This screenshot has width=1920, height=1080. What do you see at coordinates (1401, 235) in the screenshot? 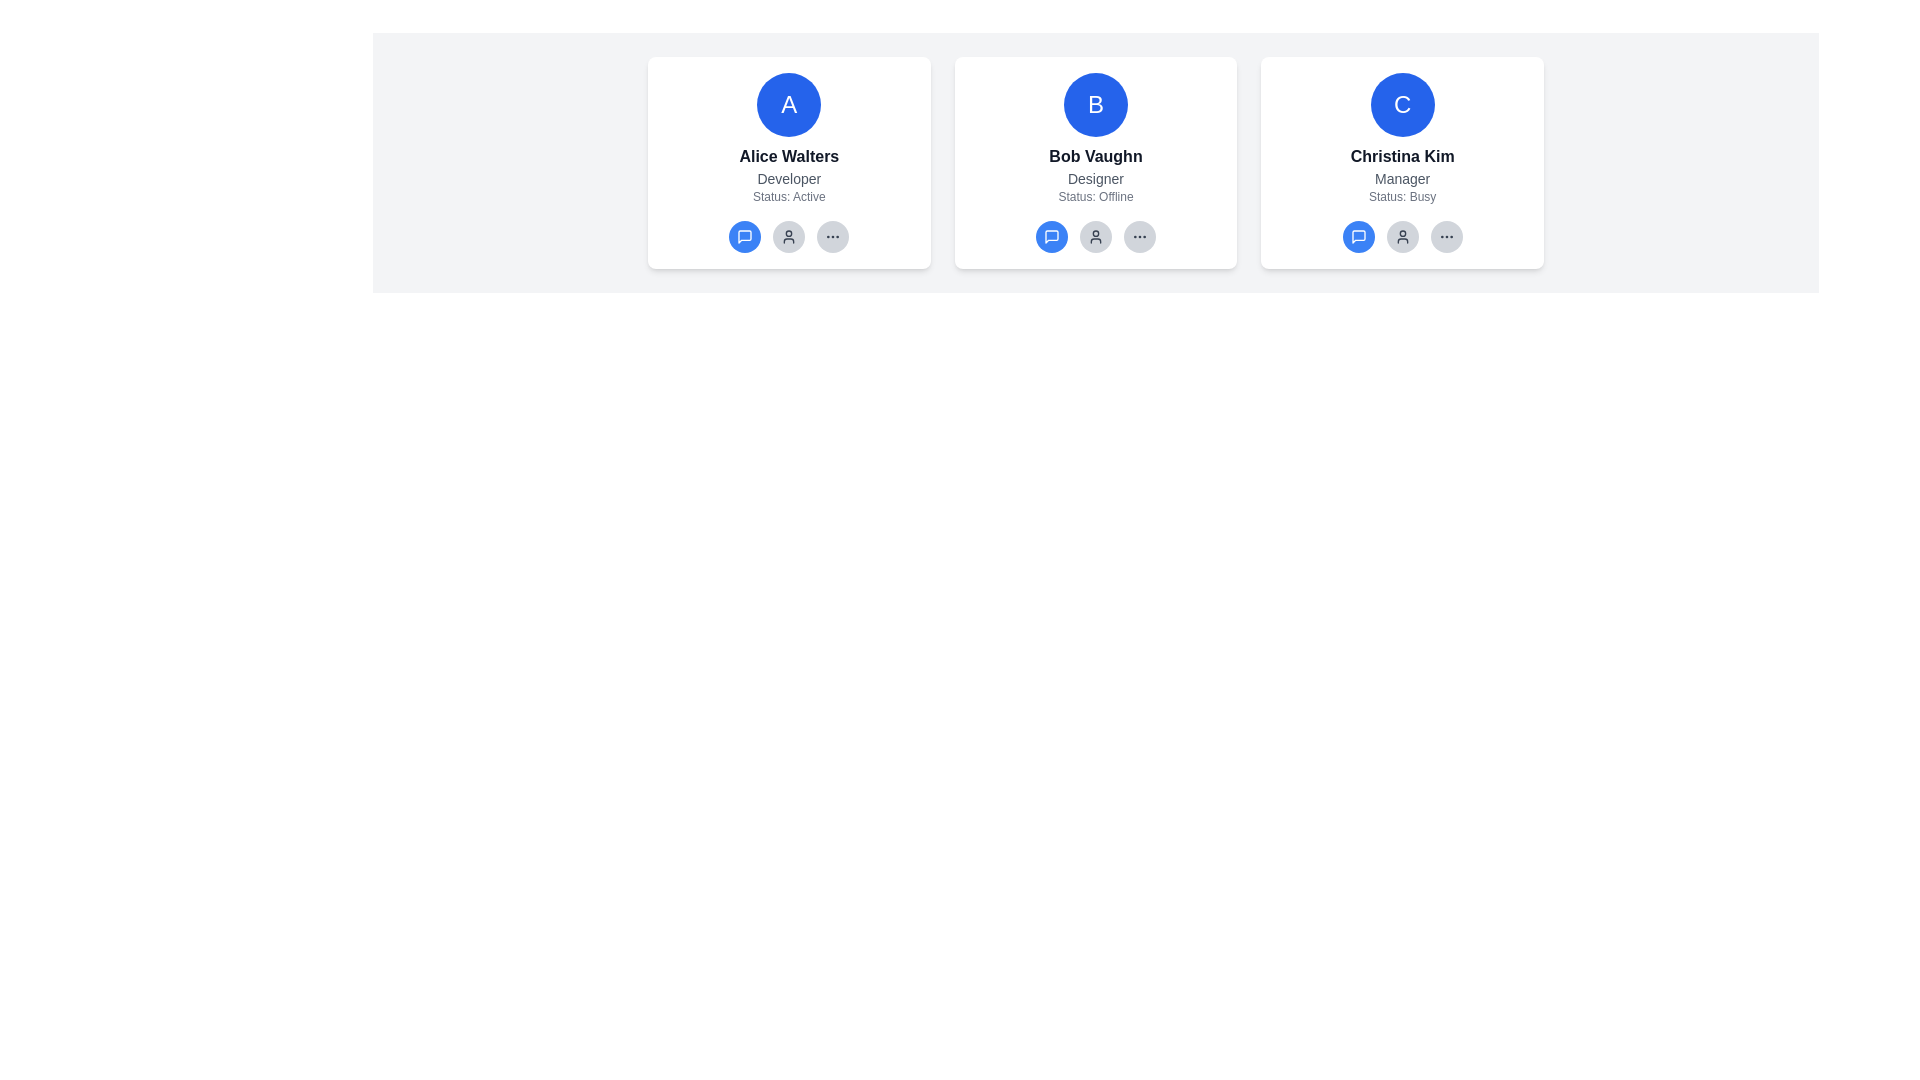
I see `the circular button with a user profile icon located to the right of the profile card labeled 'Christina Kim, Manager, Status: Busy', specifically the second button from the left in its row` at bounding box center [1401, 235].